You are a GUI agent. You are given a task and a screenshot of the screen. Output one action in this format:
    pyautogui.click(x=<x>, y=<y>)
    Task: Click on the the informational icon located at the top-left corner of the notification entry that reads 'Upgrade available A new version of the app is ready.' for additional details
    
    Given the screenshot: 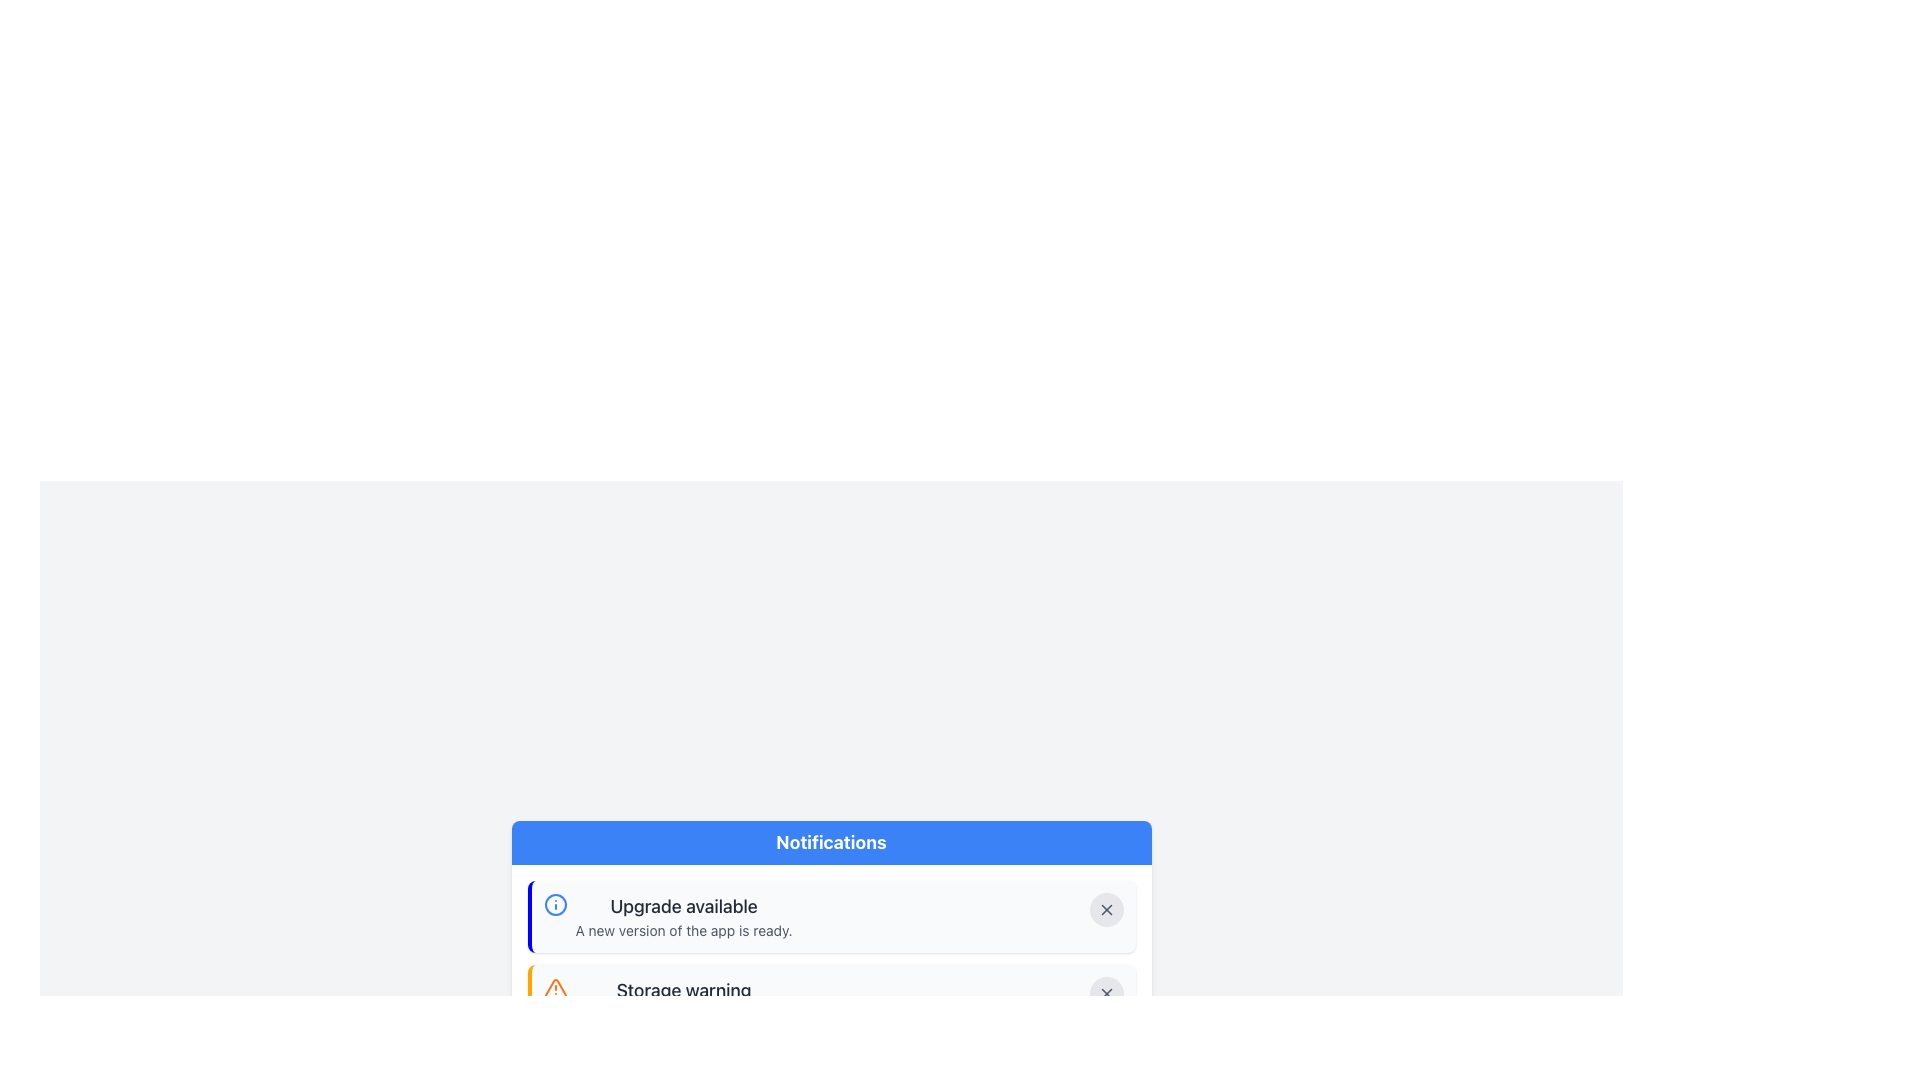 What is the action you would take?
    pyautogui.click(x=555, y=905)
    